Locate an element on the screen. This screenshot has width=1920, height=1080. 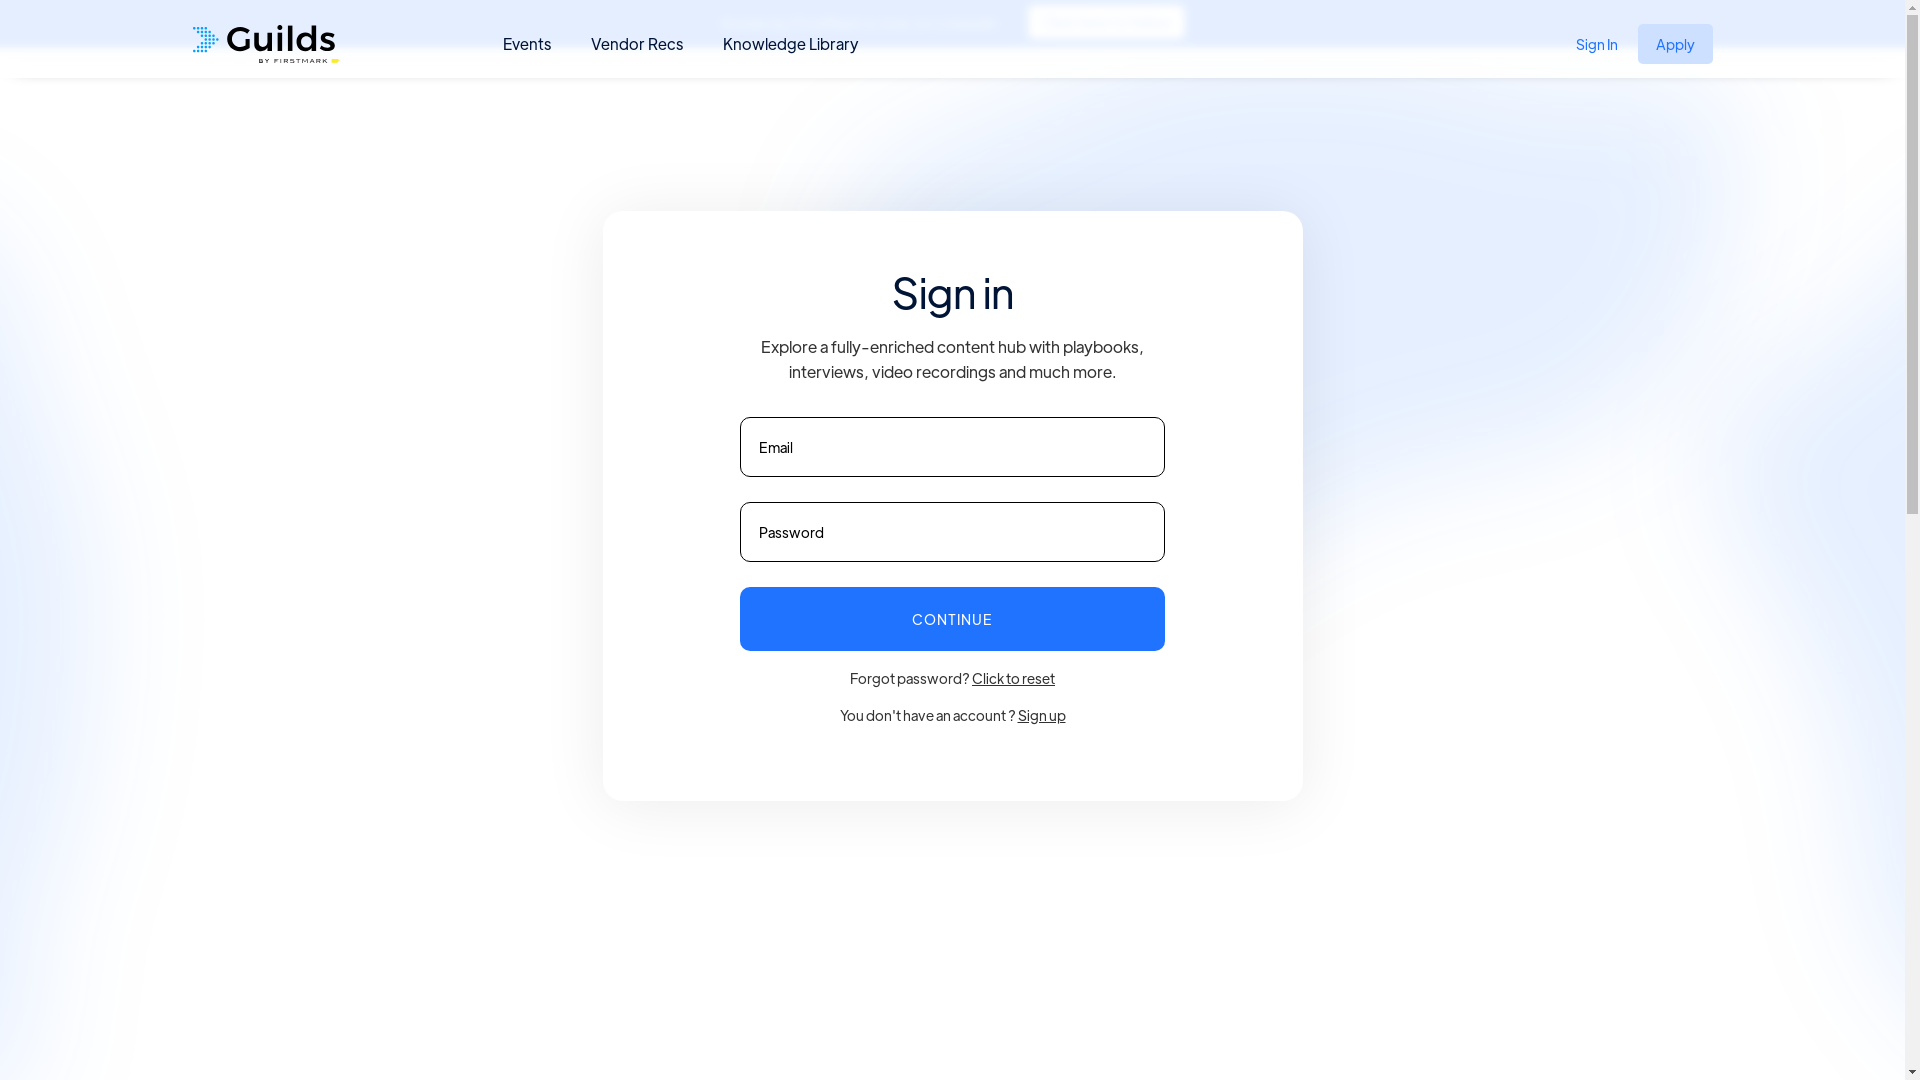
'Vendor Recs' is located at coordinates (634, 43).